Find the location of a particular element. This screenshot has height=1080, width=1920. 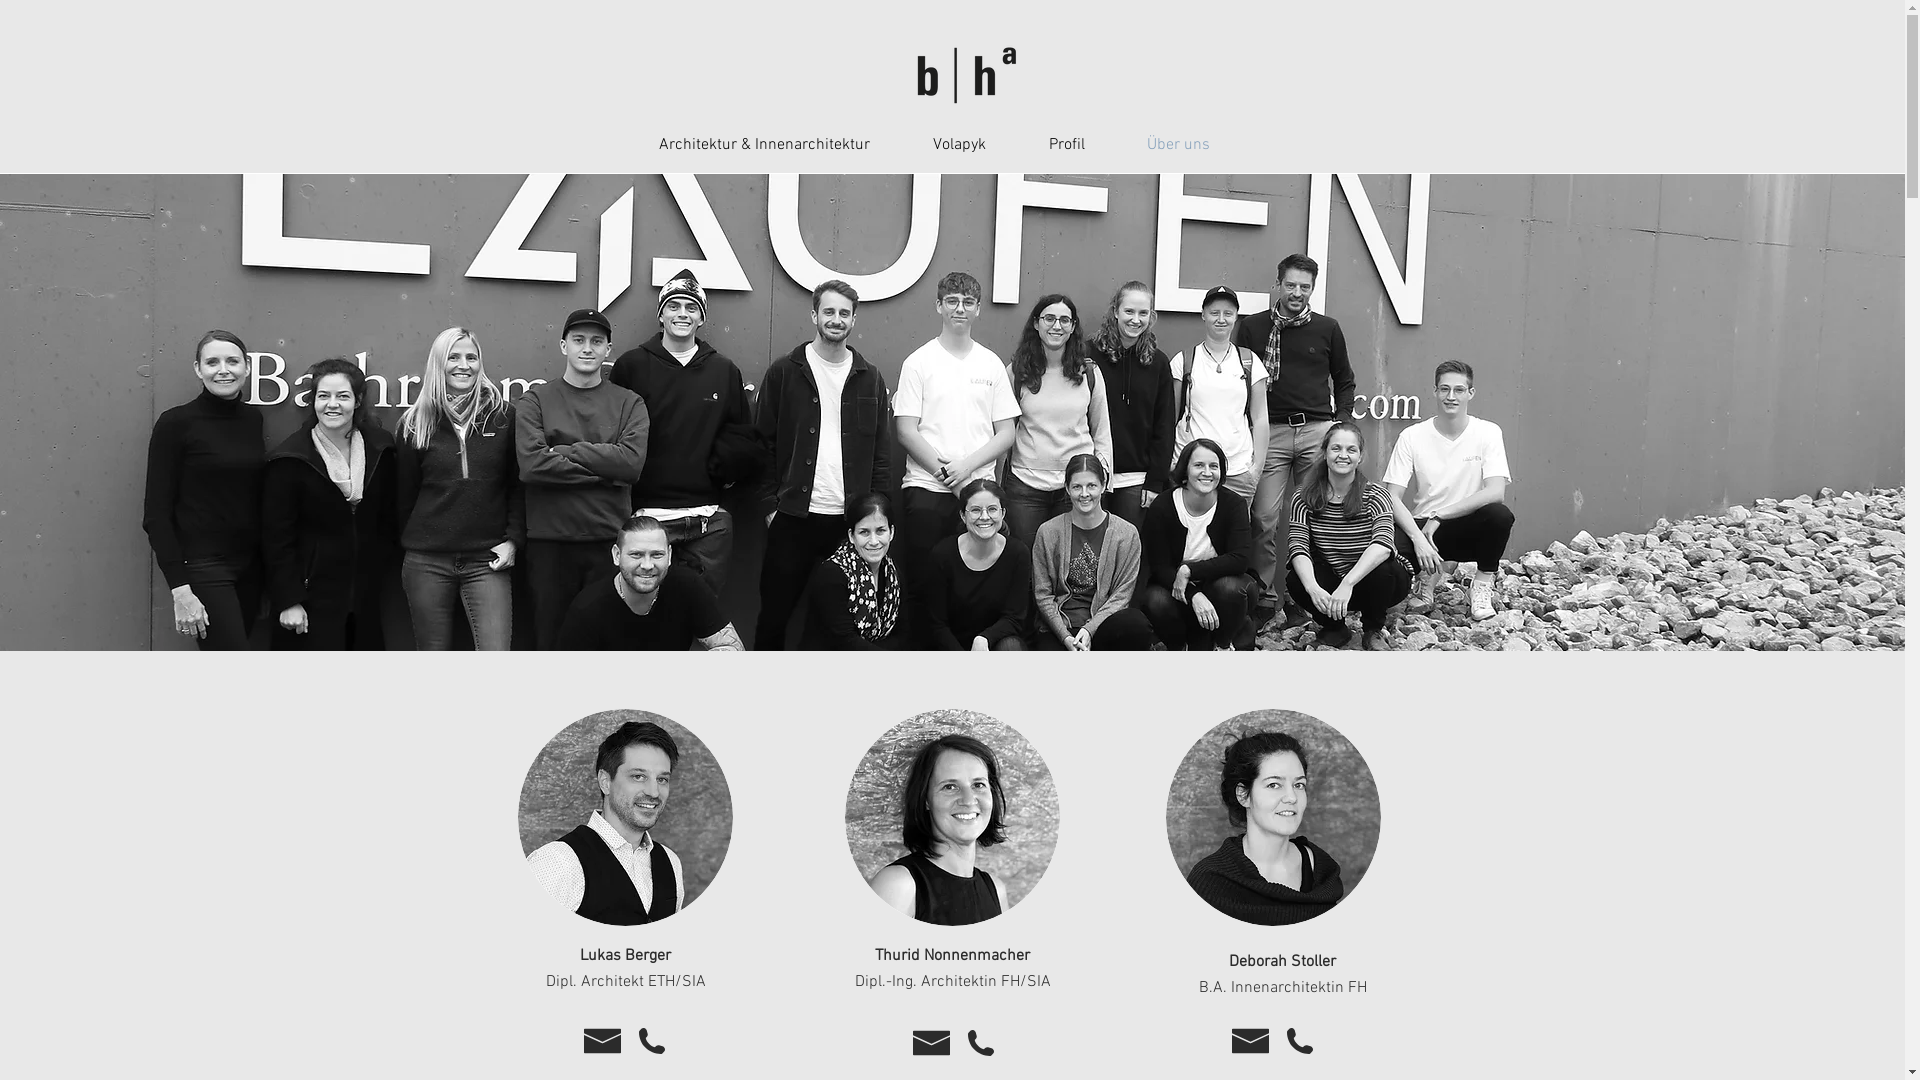

'Thurid.jpg' is located at coordinates (844, 817).